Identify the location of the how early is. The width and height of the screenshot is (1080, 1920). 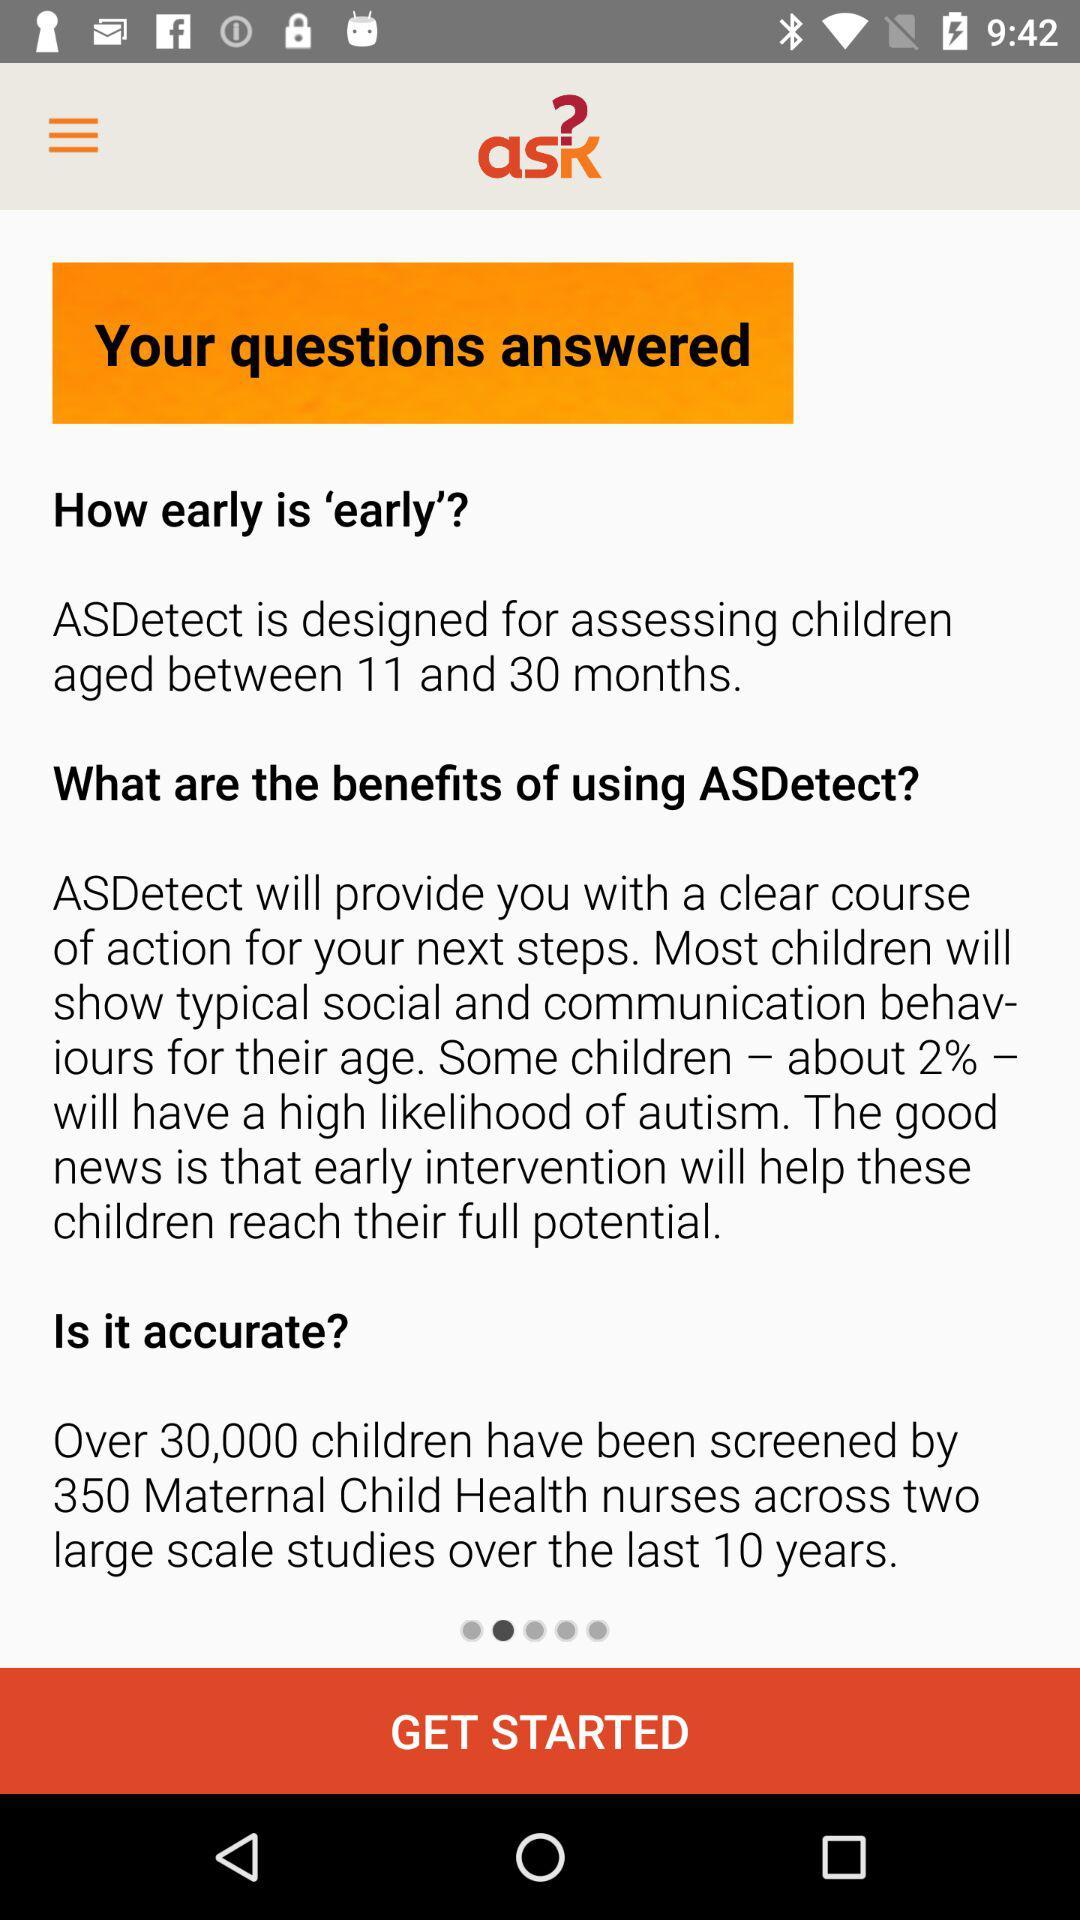
(540, 1035).